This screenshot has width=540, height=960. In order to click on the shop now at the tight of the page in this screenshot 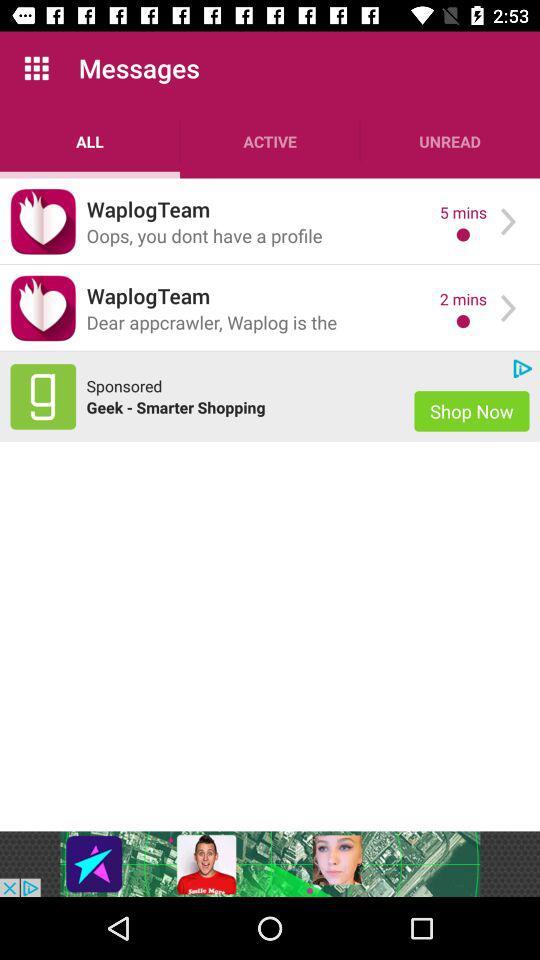, I will do `click(472, 410)`.